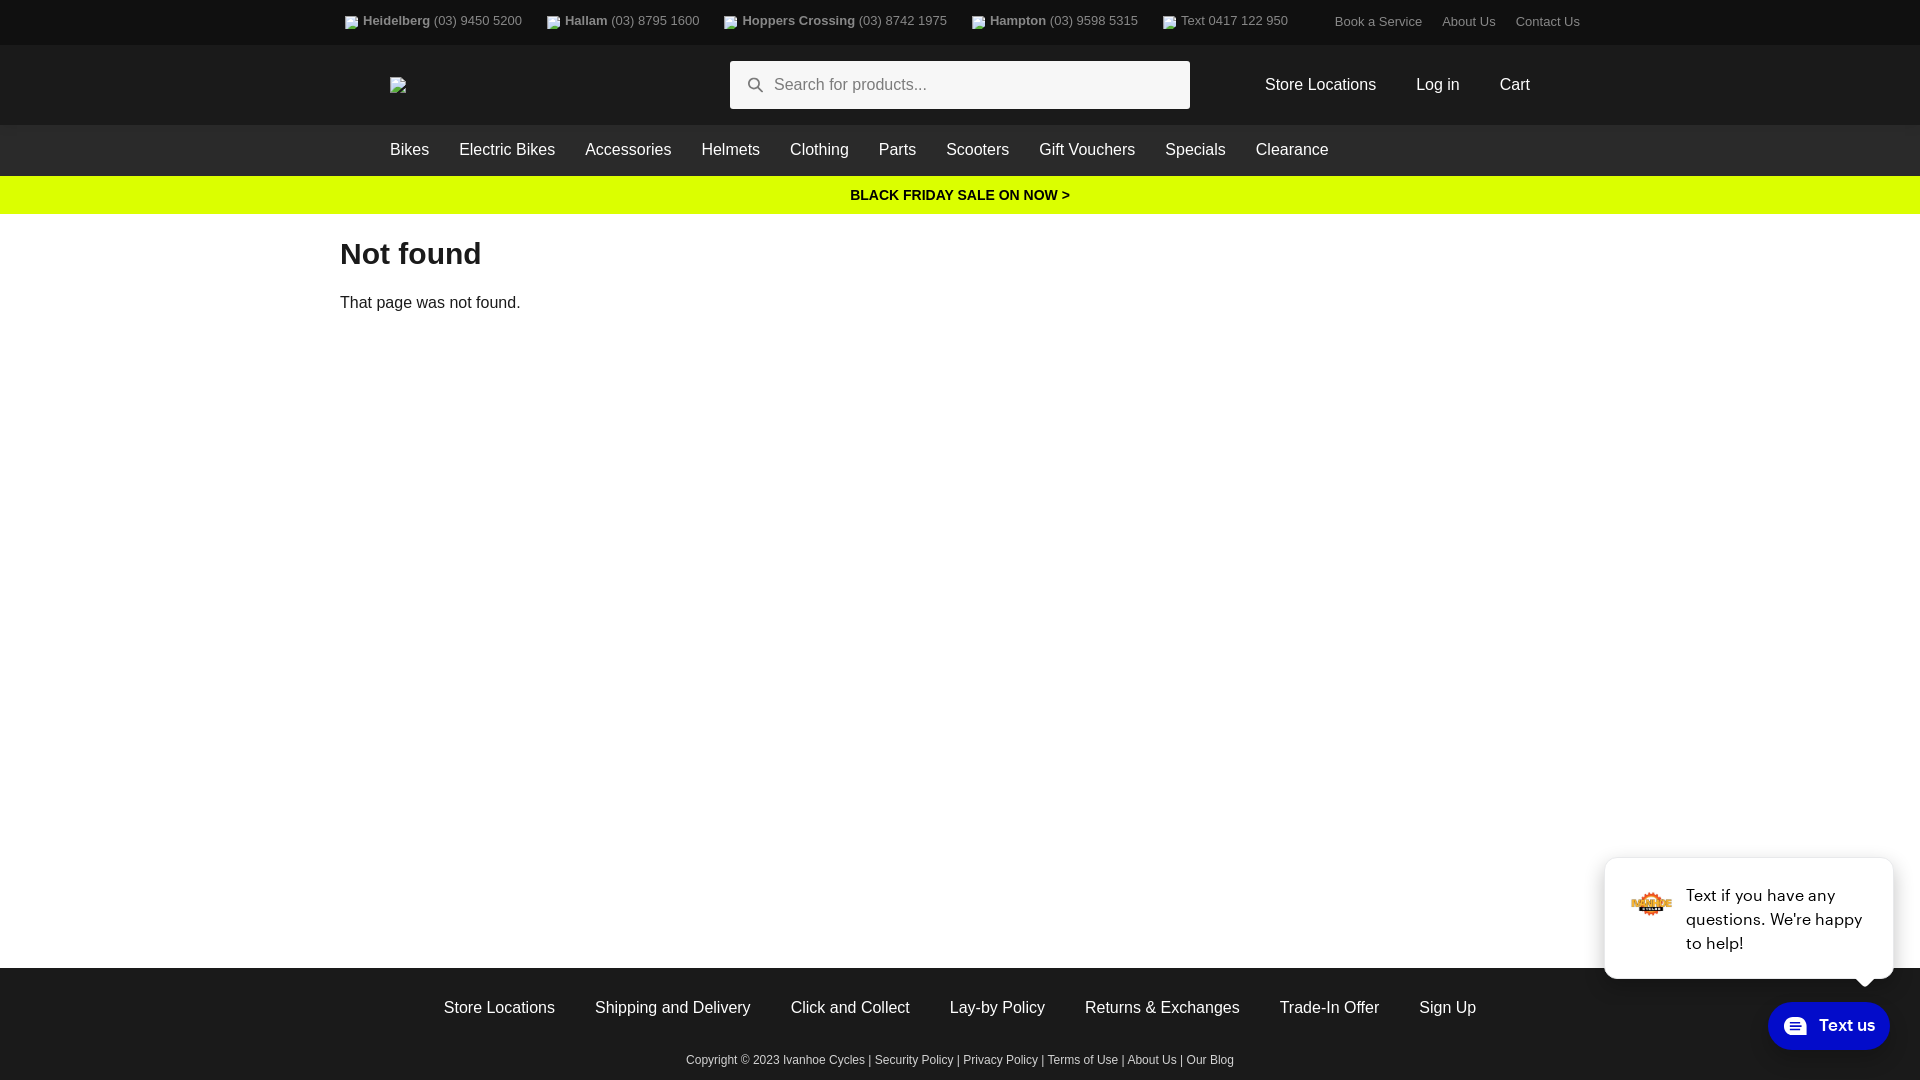 This screenshot has width=1920, height=1080. What do you see at coordinates (850, 1008) in the screenshot?
I see `'Click and Collect'` at bounding box center [850, 1008].